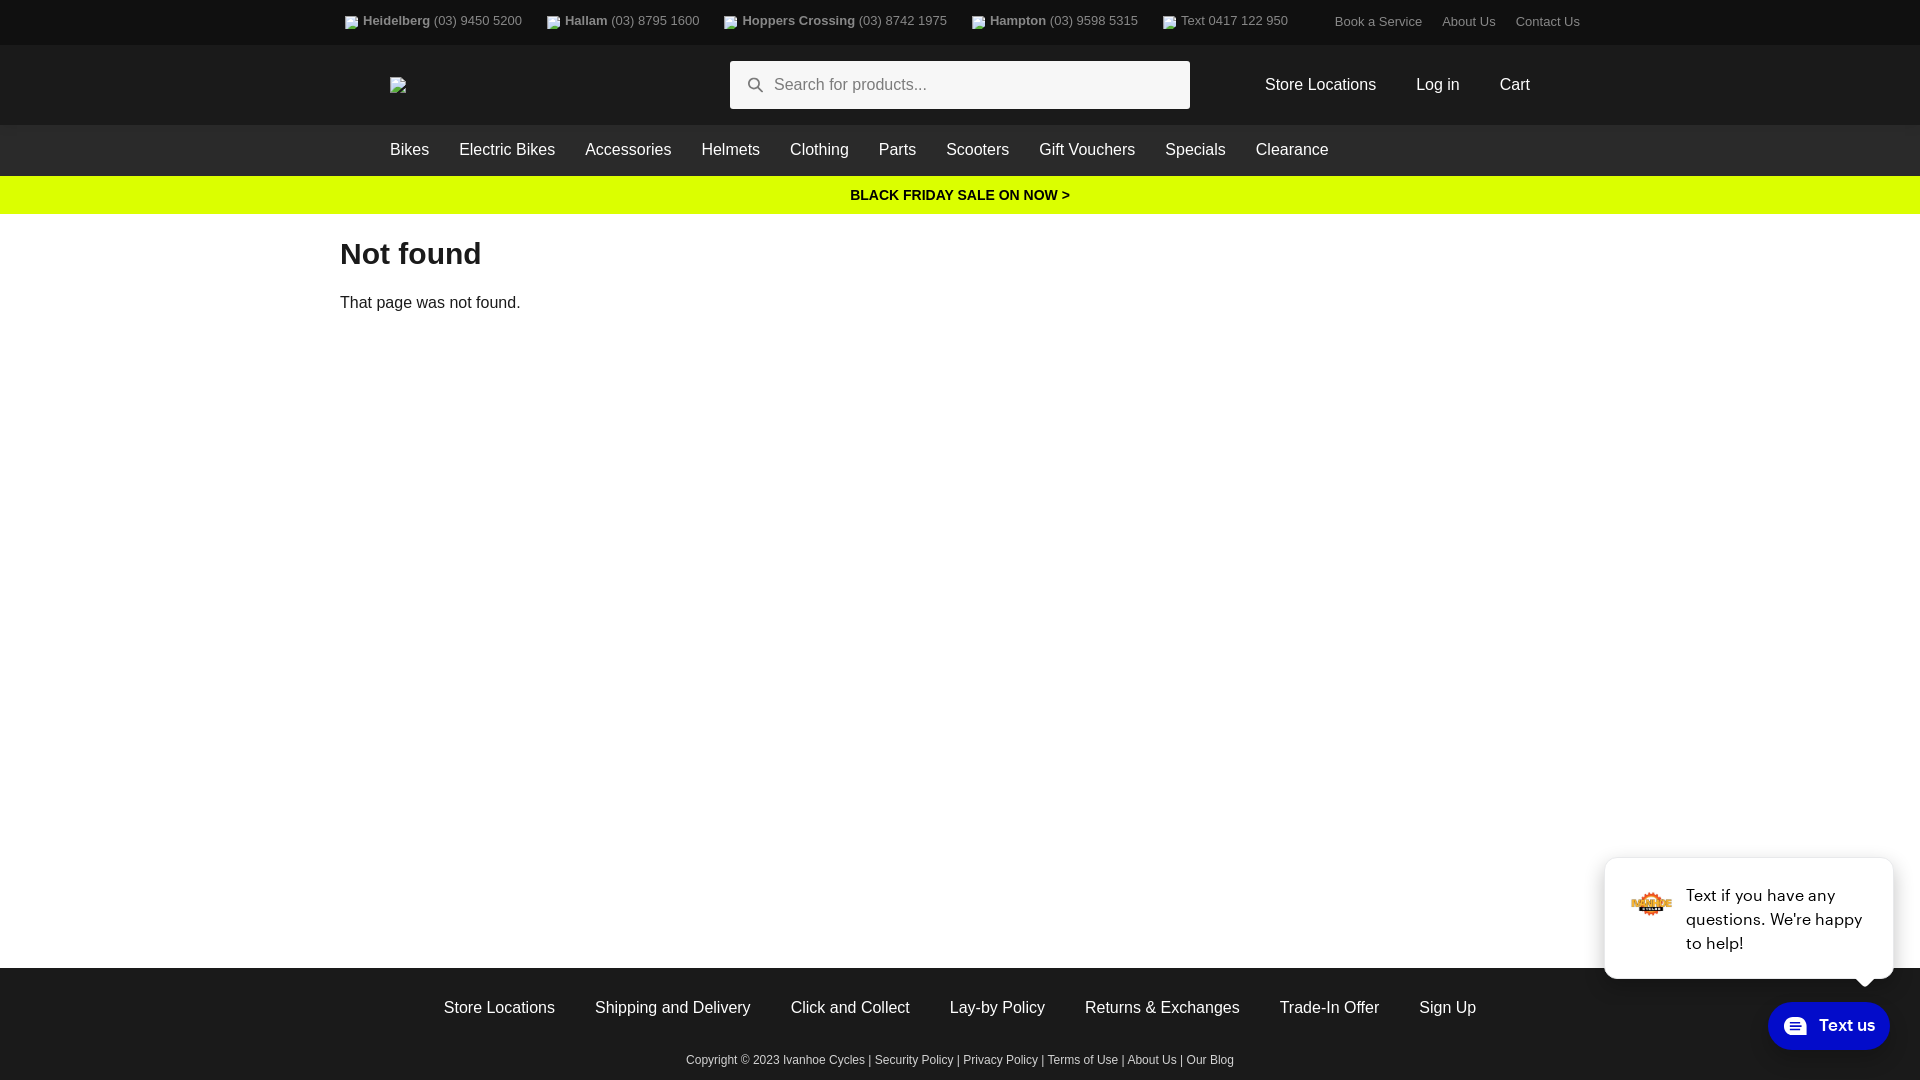 This screenshot has width=1920, height=1080. What do you see at coordinates (850, 1008) in the screenshot?
I see `'Click and Collect'` at bounding box center [850, 1008].